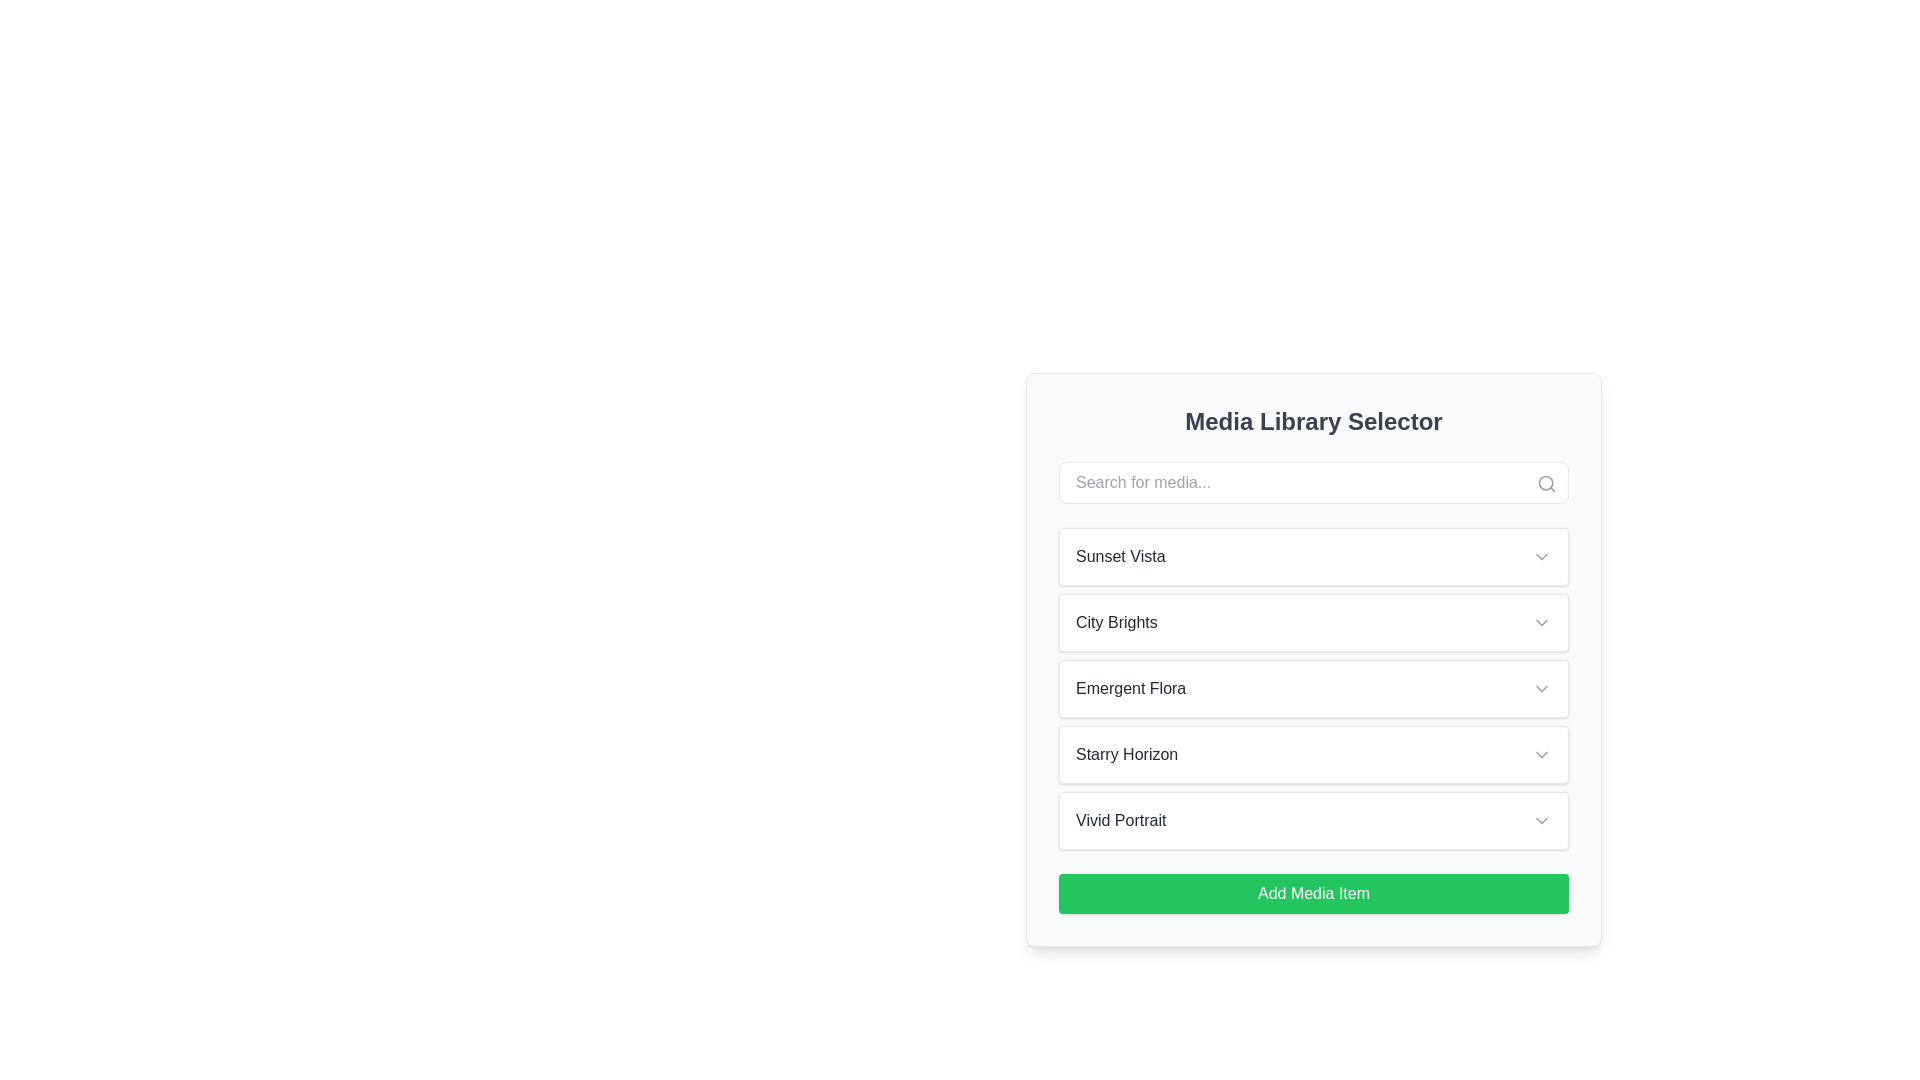  Describe the element at coordinates (1127, 755) in the screenshot. I see `the Text Label displaying 'Starry Horizon' in gray color on a white background` at that location.